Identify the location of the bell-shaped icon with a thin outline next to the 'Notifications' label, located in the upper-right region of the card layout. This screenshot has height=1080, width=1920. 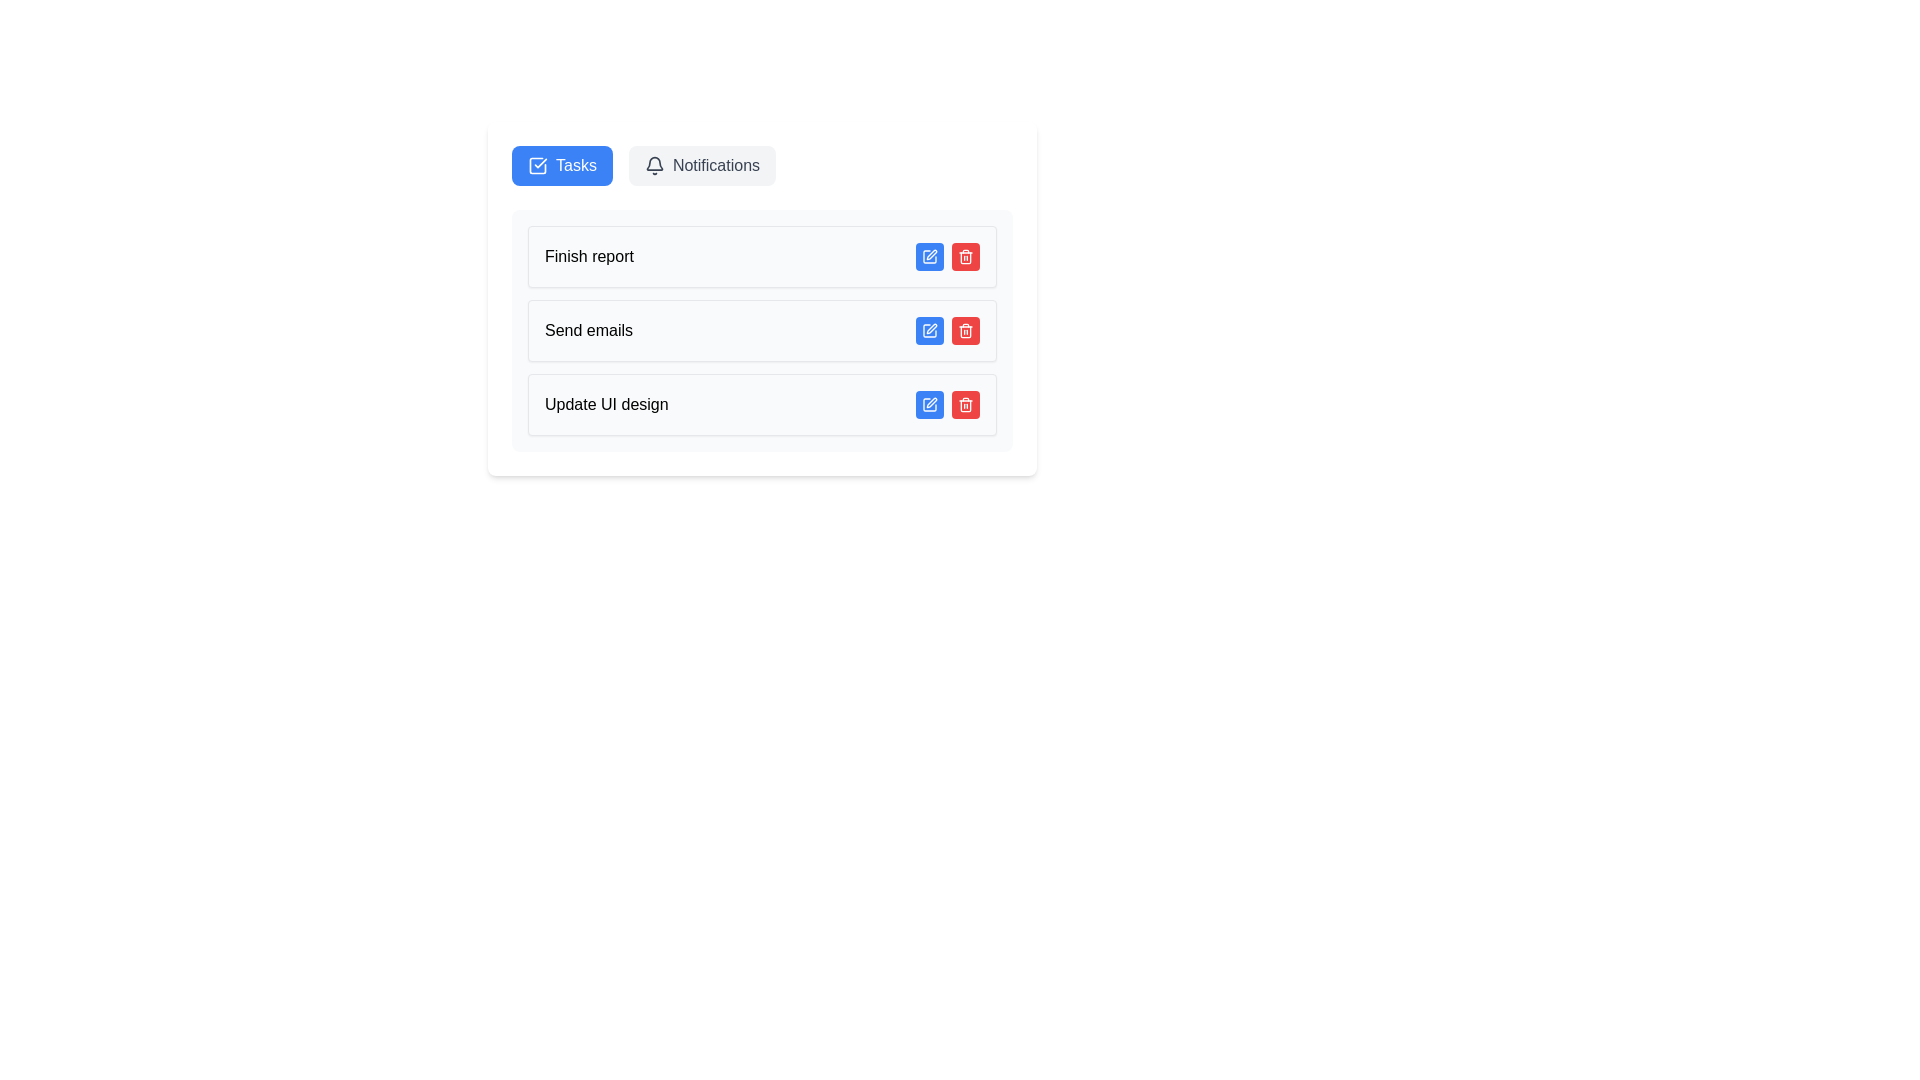
(654, 164).